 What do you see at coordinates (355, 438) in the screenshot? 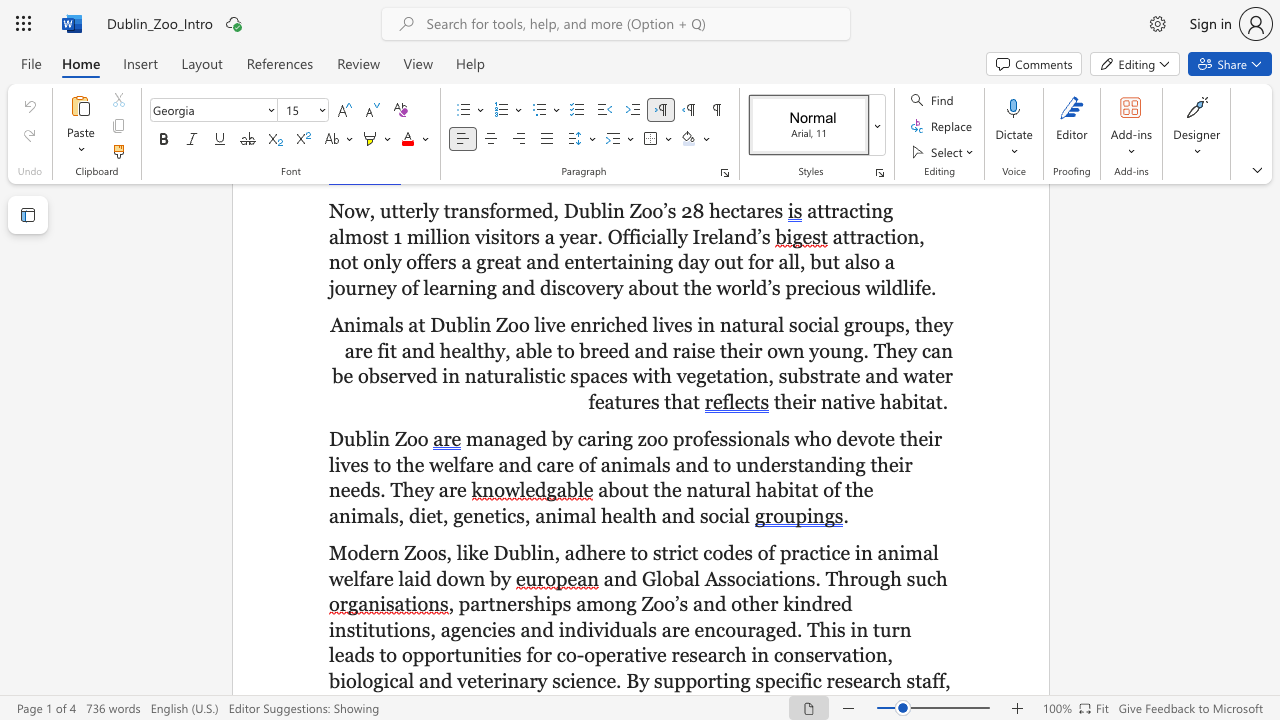
I see `the subset text "bli" within the text "Dublin Zoo"` at bounding box center [355, 438].